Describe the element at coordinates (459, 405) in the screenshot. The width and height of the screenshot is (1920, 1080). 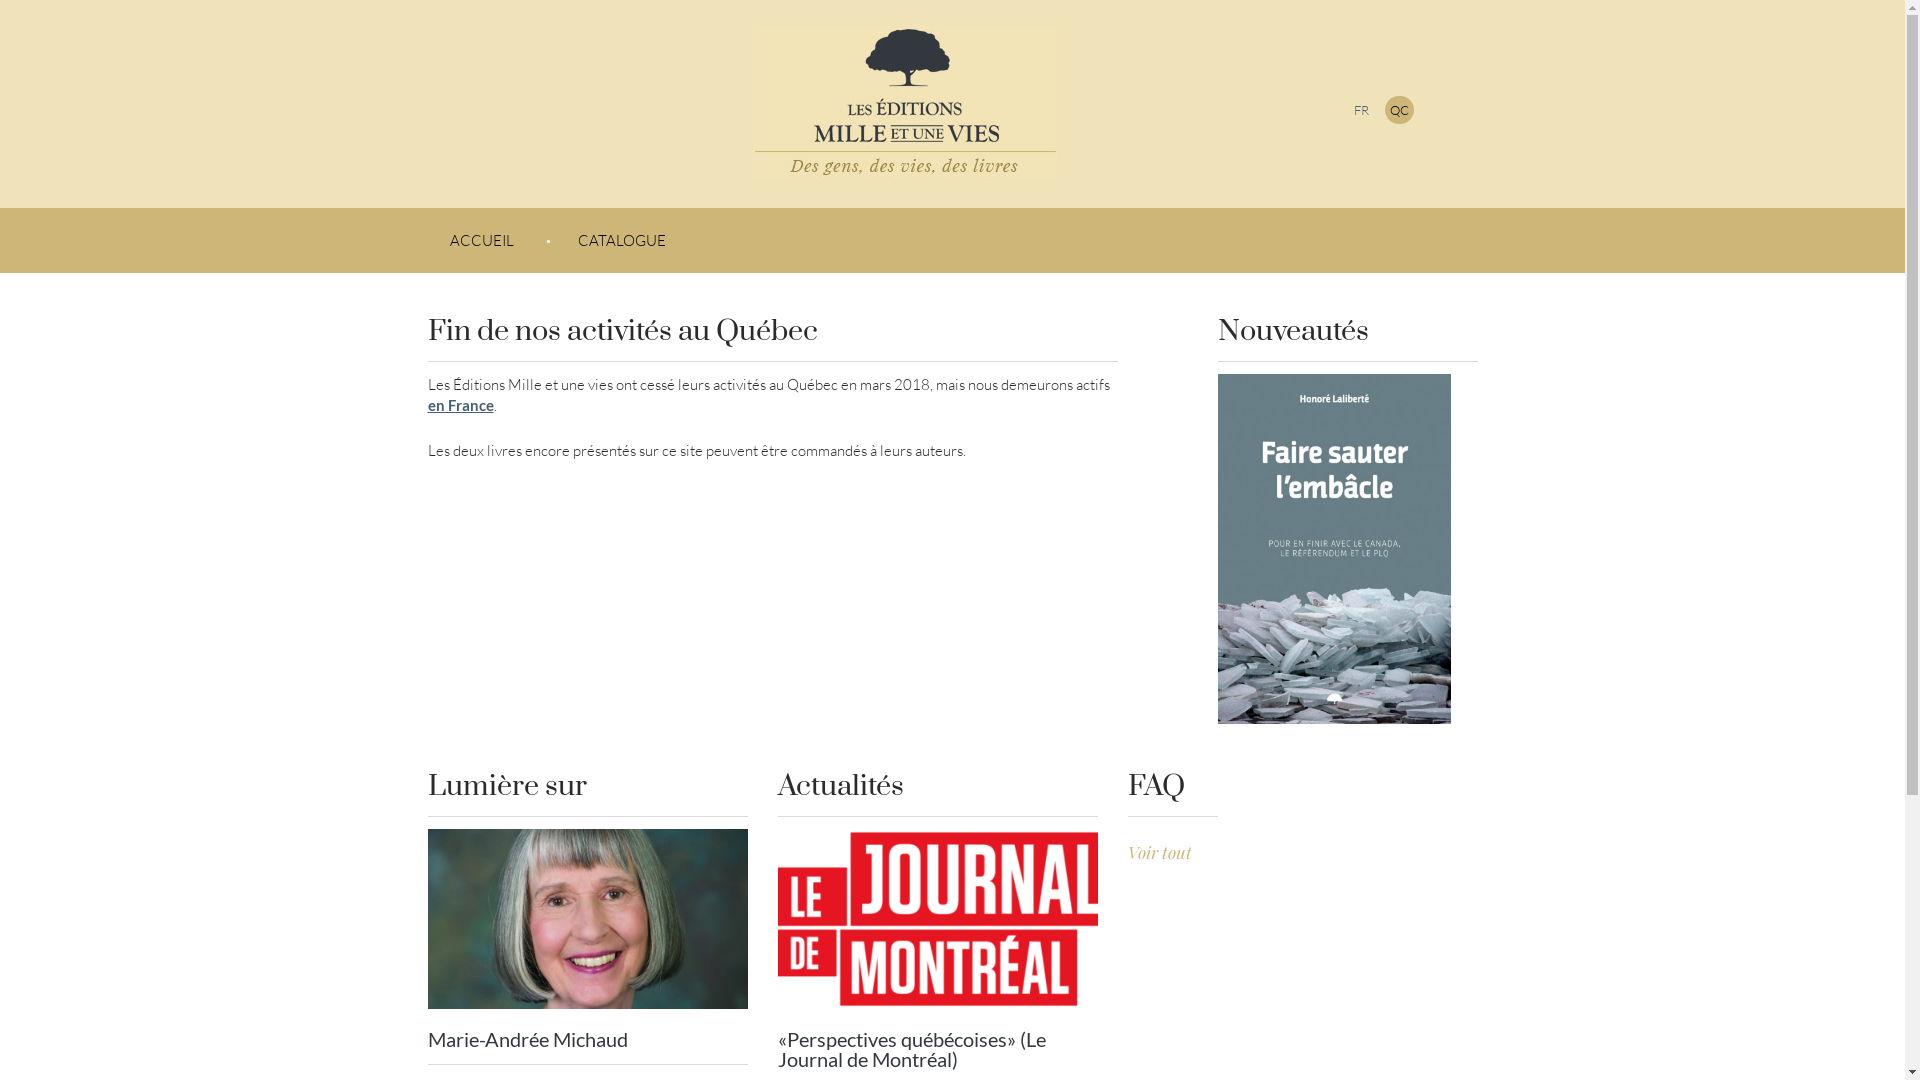
I see `'en France'` at that location.